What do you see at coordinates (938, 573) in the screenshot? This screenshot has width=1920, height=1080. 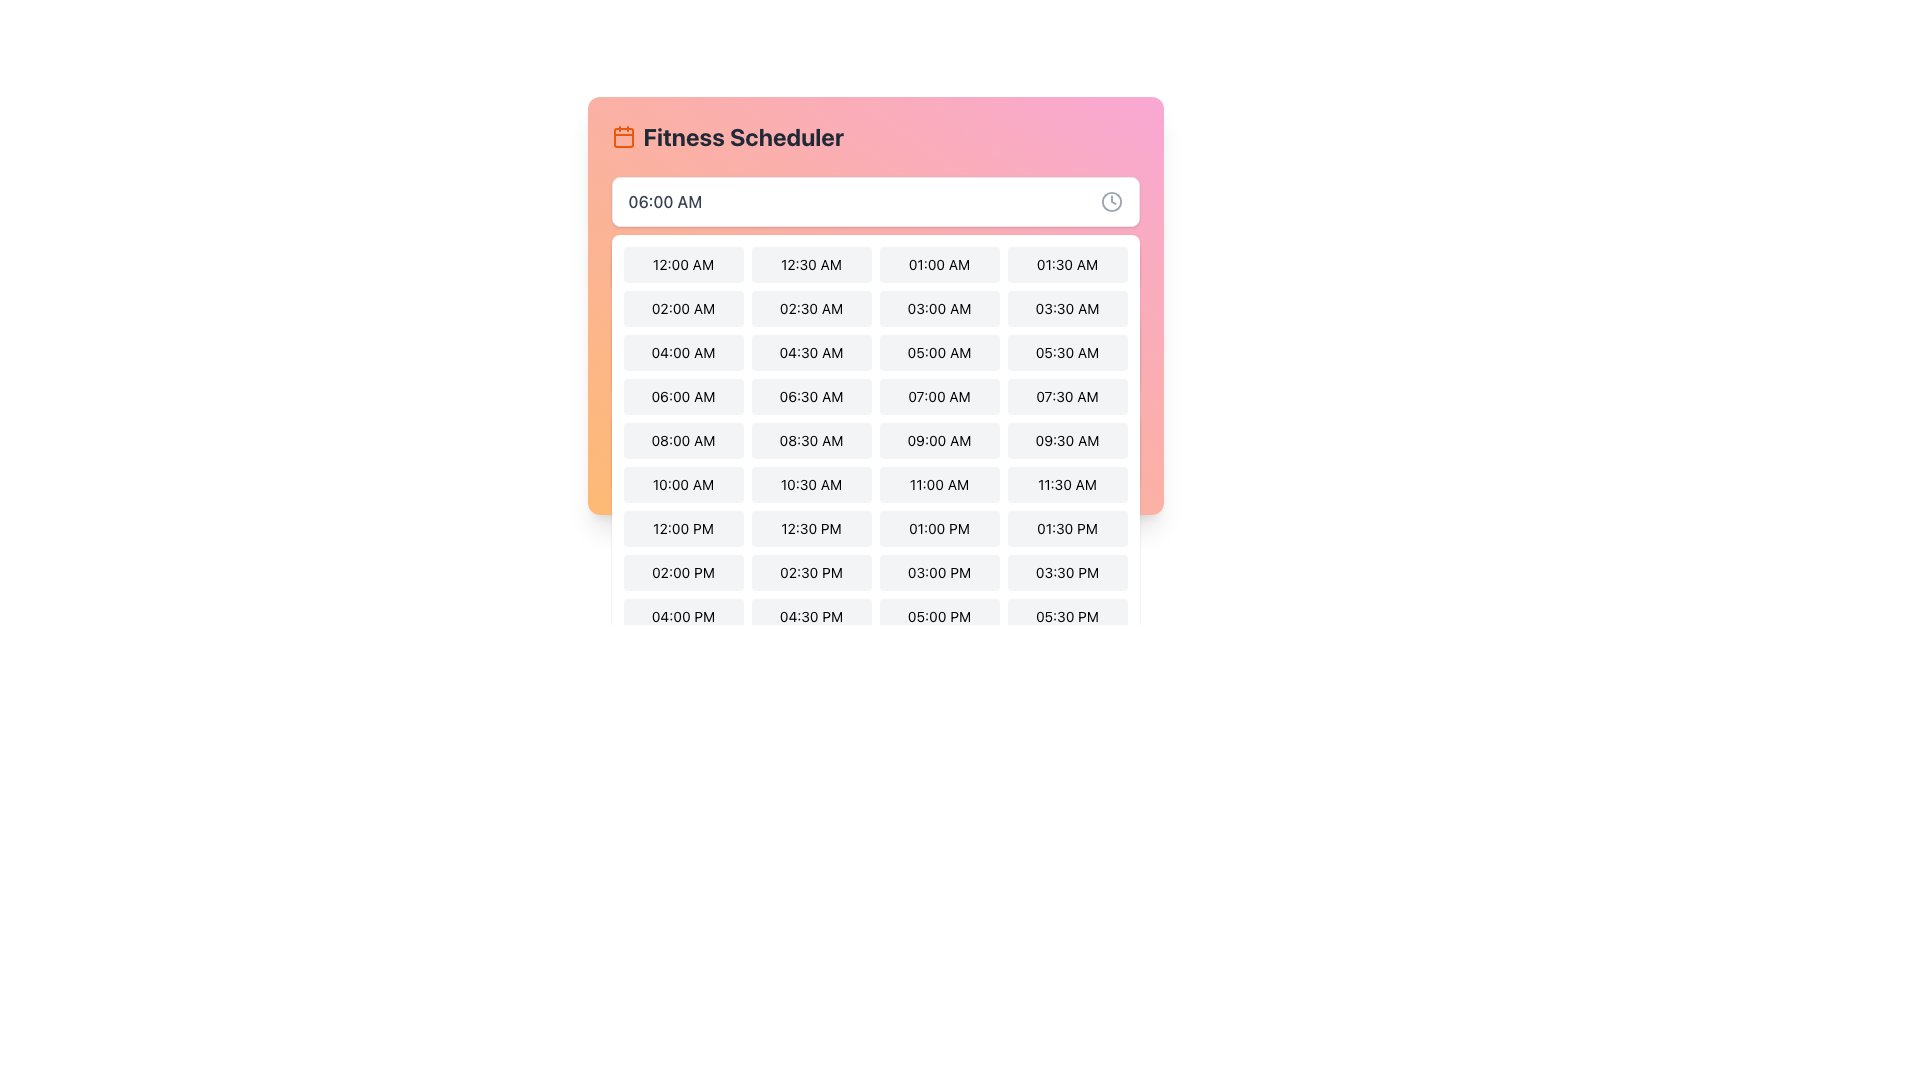 I see `the button in the time picker that allows users to select '03:00 PM'` at bounding box center [938, 573].